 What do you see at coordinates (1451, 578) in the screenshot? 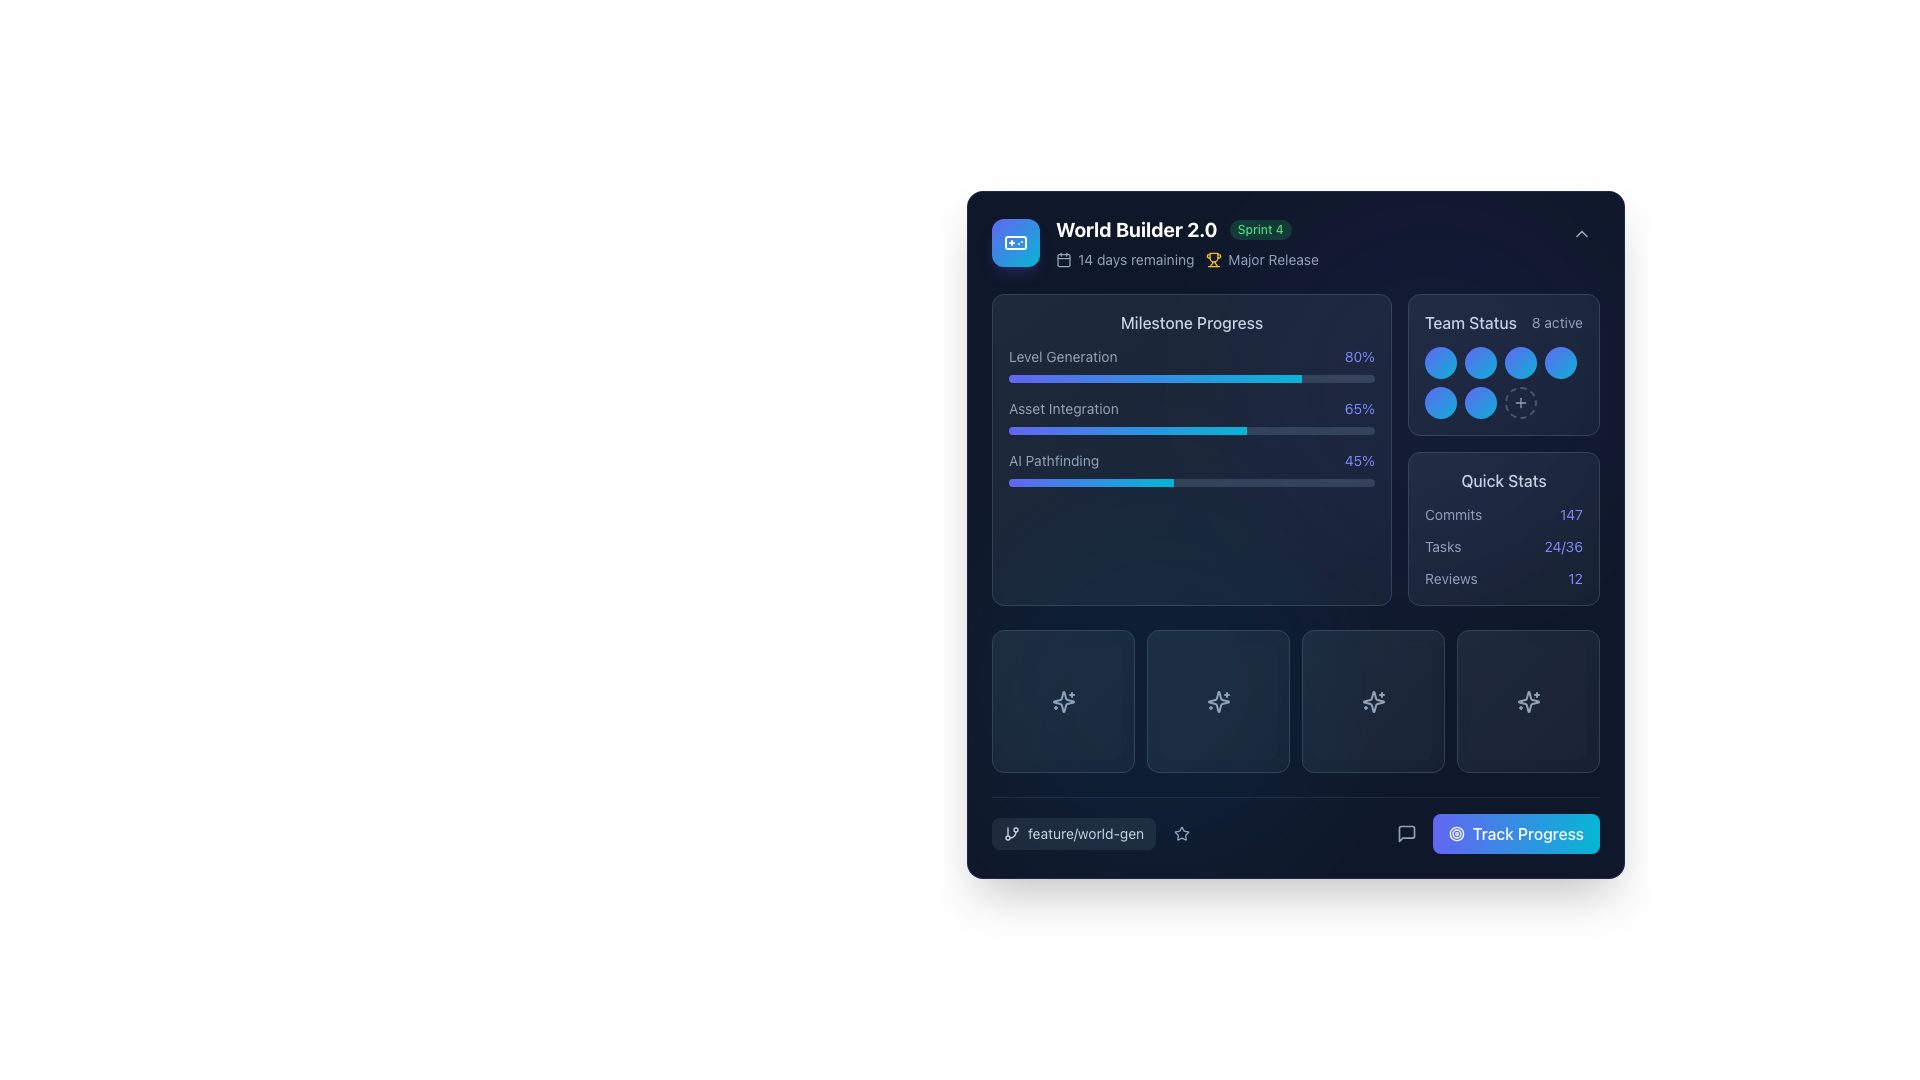
I see `text label containing 'Reviews' located in the 'Quick Stats' section near the bottom-right corner of the interface` at bounding box center [1451, 578].